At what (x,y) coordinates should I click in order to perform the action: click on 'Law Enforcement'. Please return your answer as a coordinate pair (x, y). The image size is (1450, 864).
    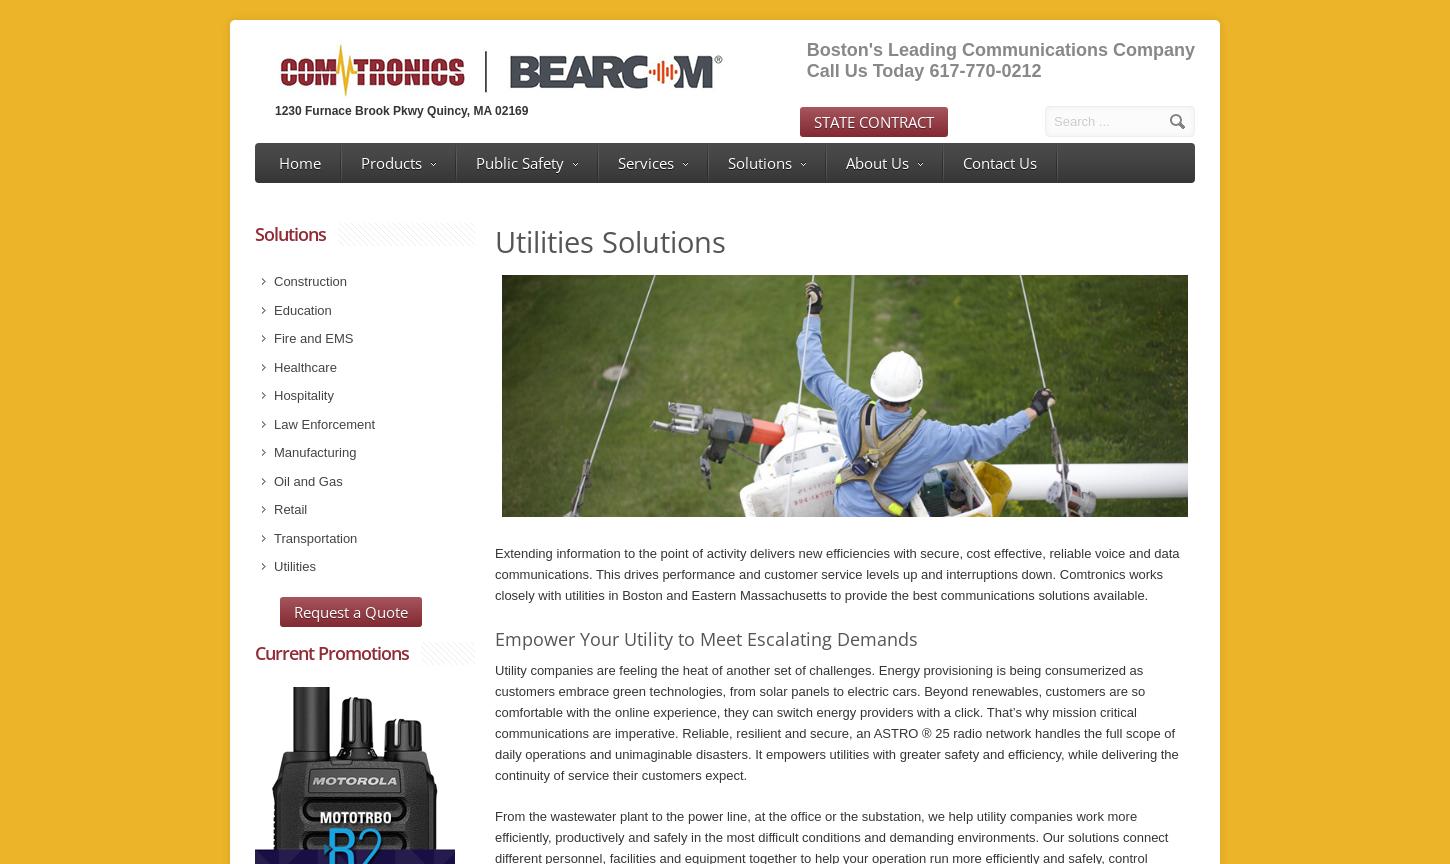
    Looking at the image, I should click on (324, 422).